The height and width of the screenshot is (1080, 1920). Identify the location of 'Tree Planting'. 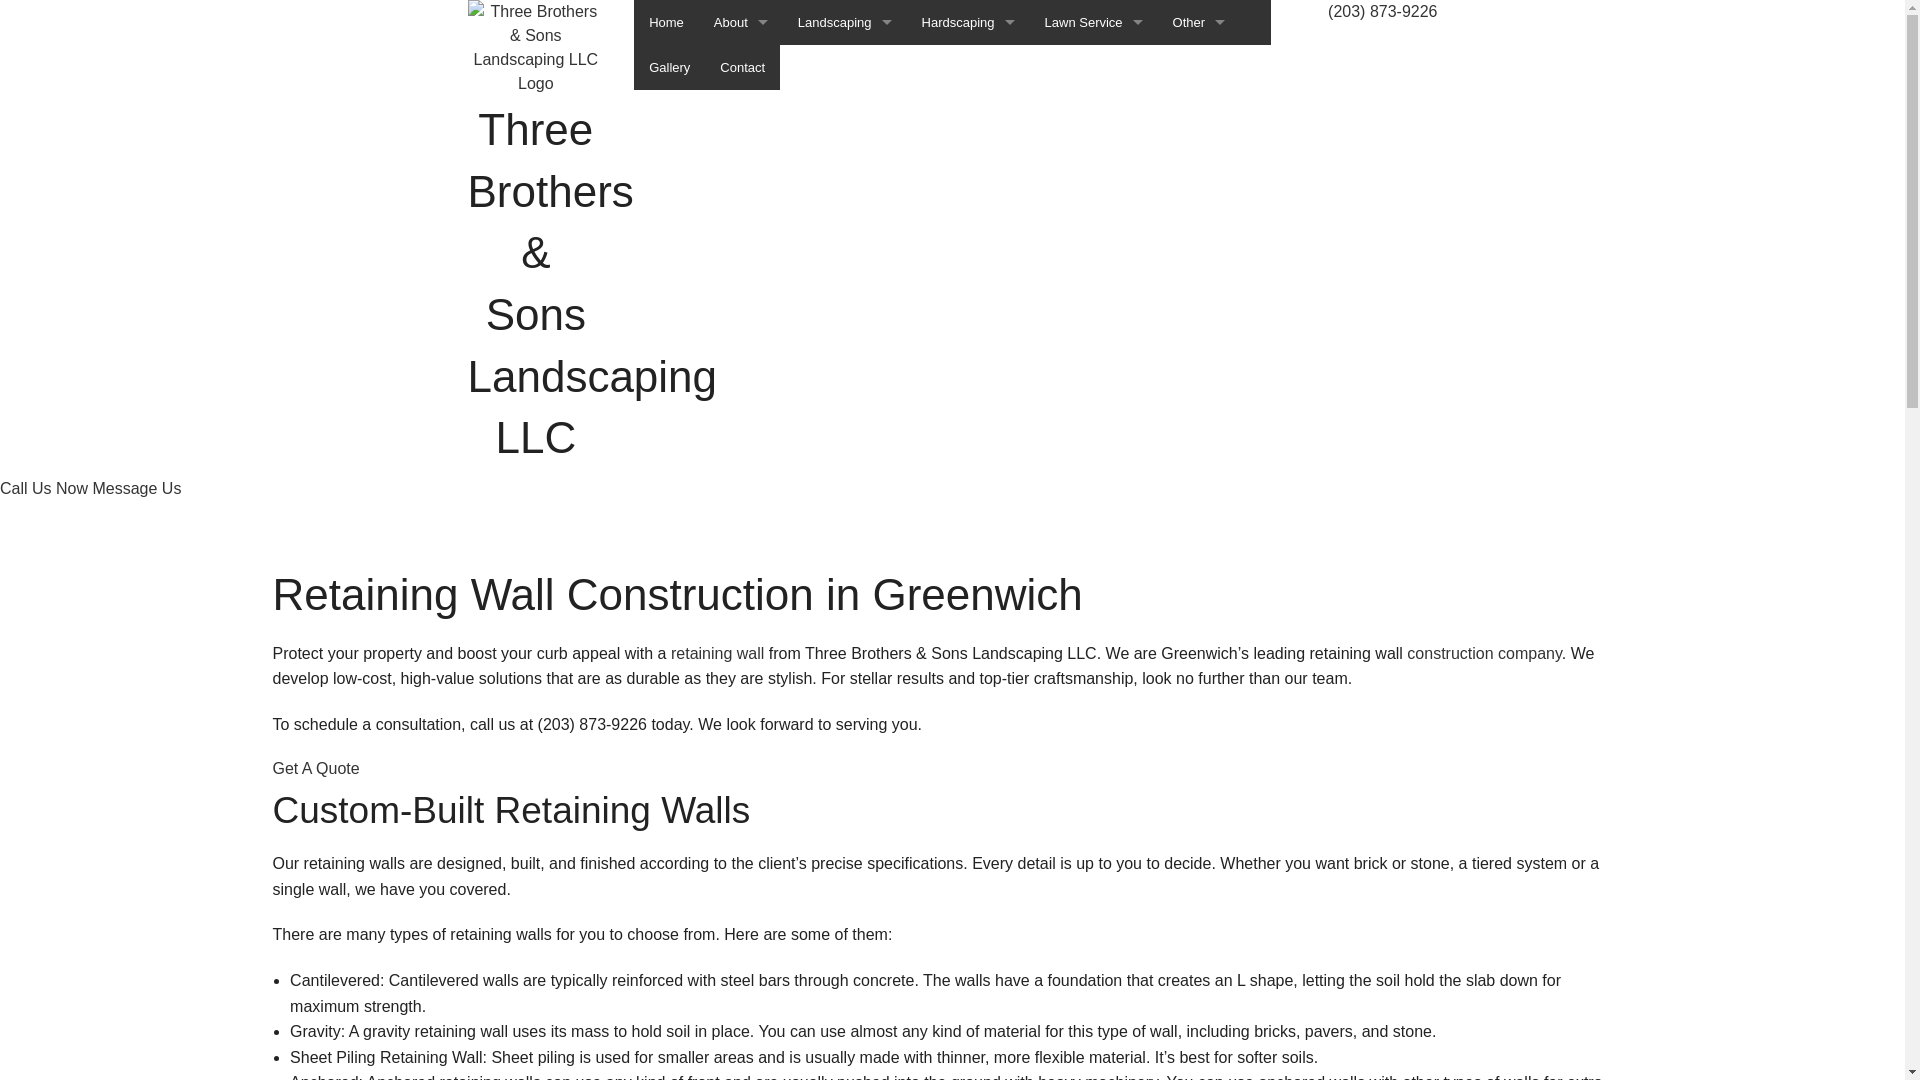
(1199, 426).